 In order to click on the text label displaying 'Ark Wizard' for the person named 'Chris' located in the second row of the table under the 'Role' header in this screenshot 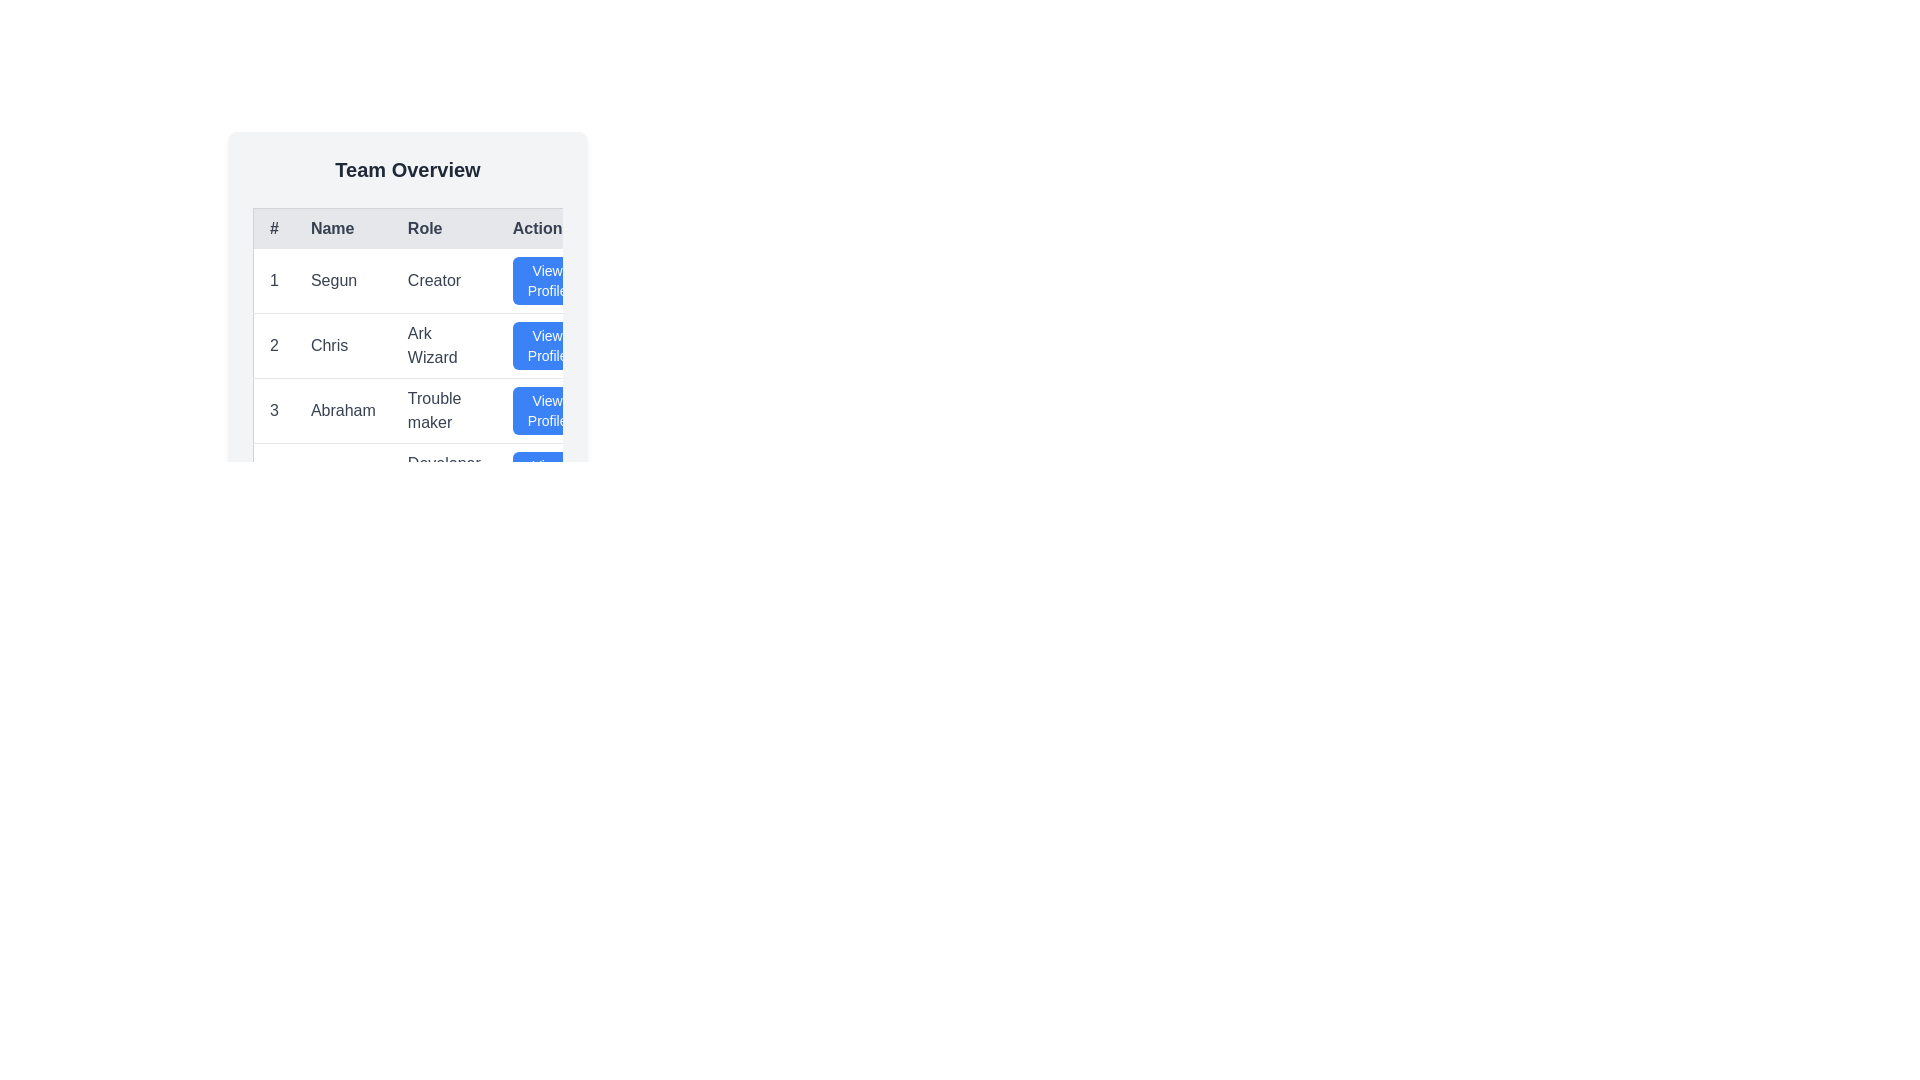, I will do `click(443, 345)`.